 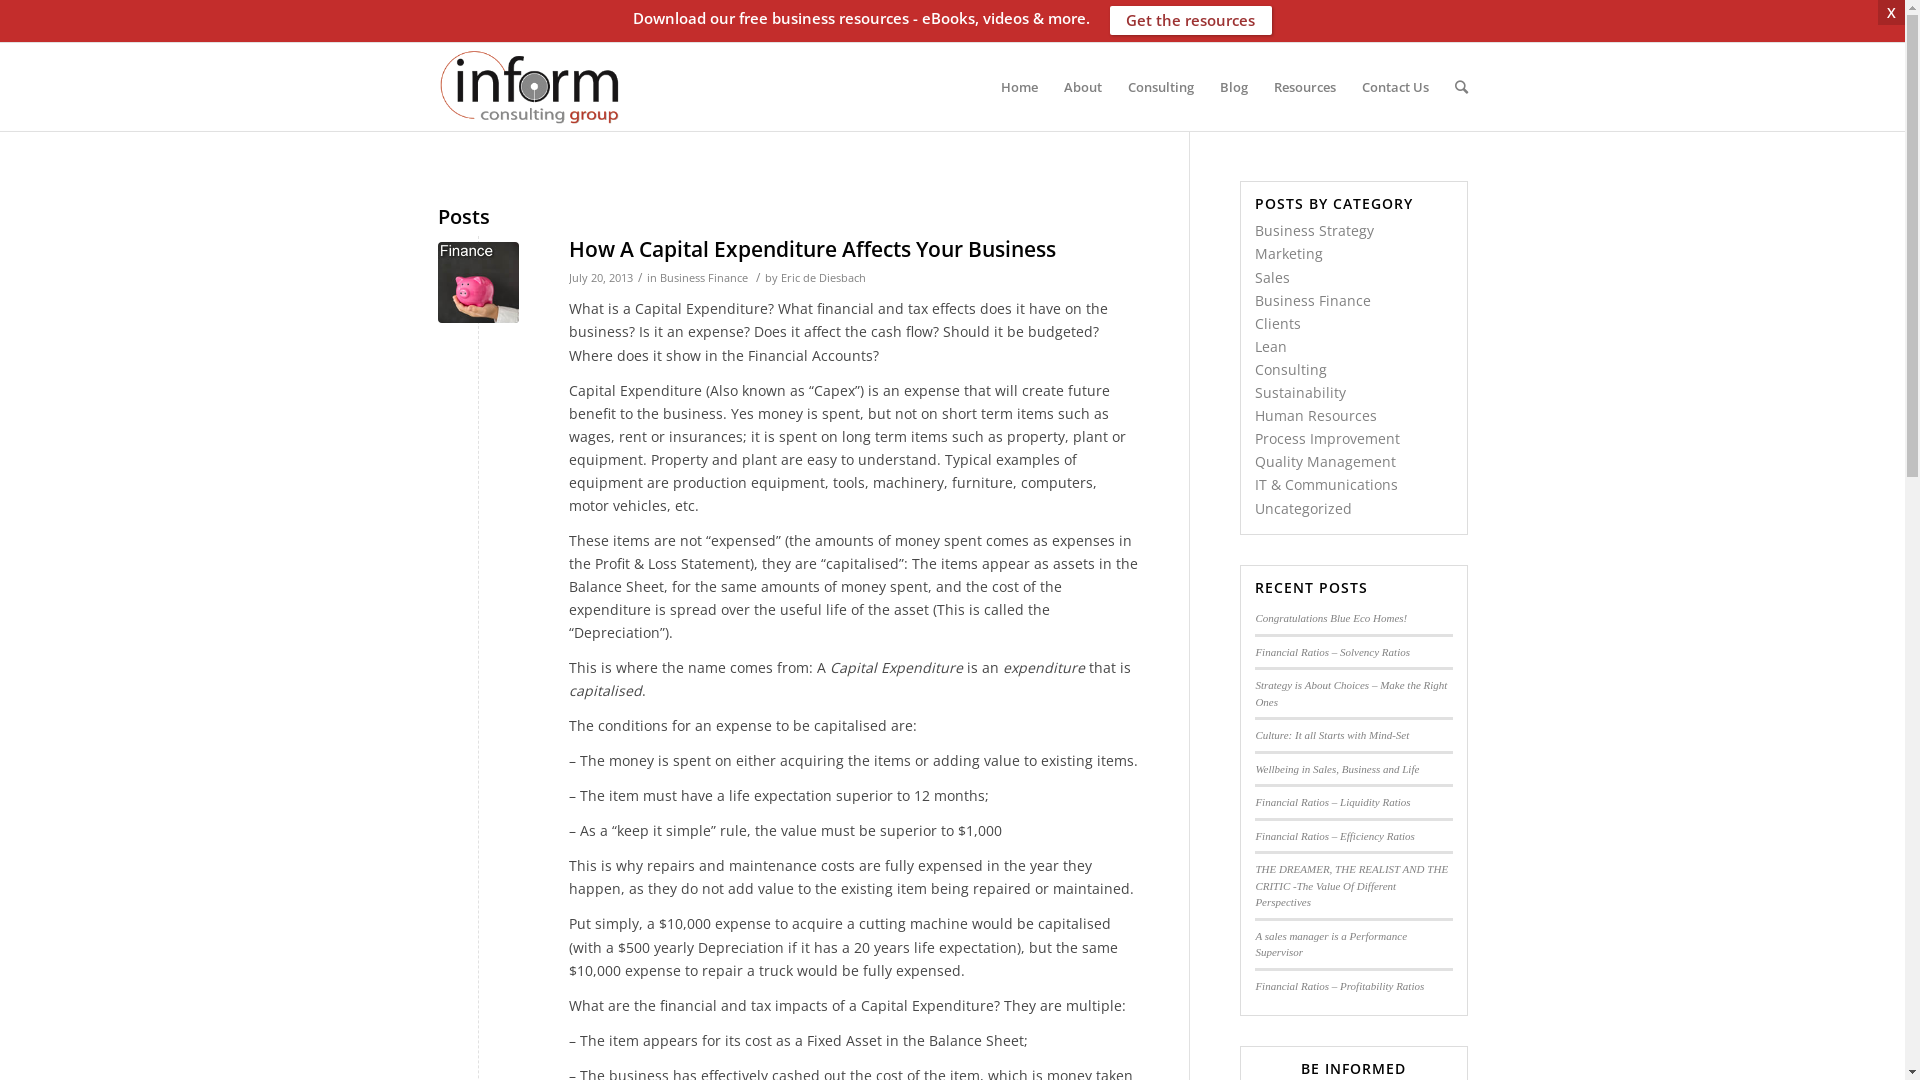 I want to click on 'Sustainability', so click(x=1300, y=392).